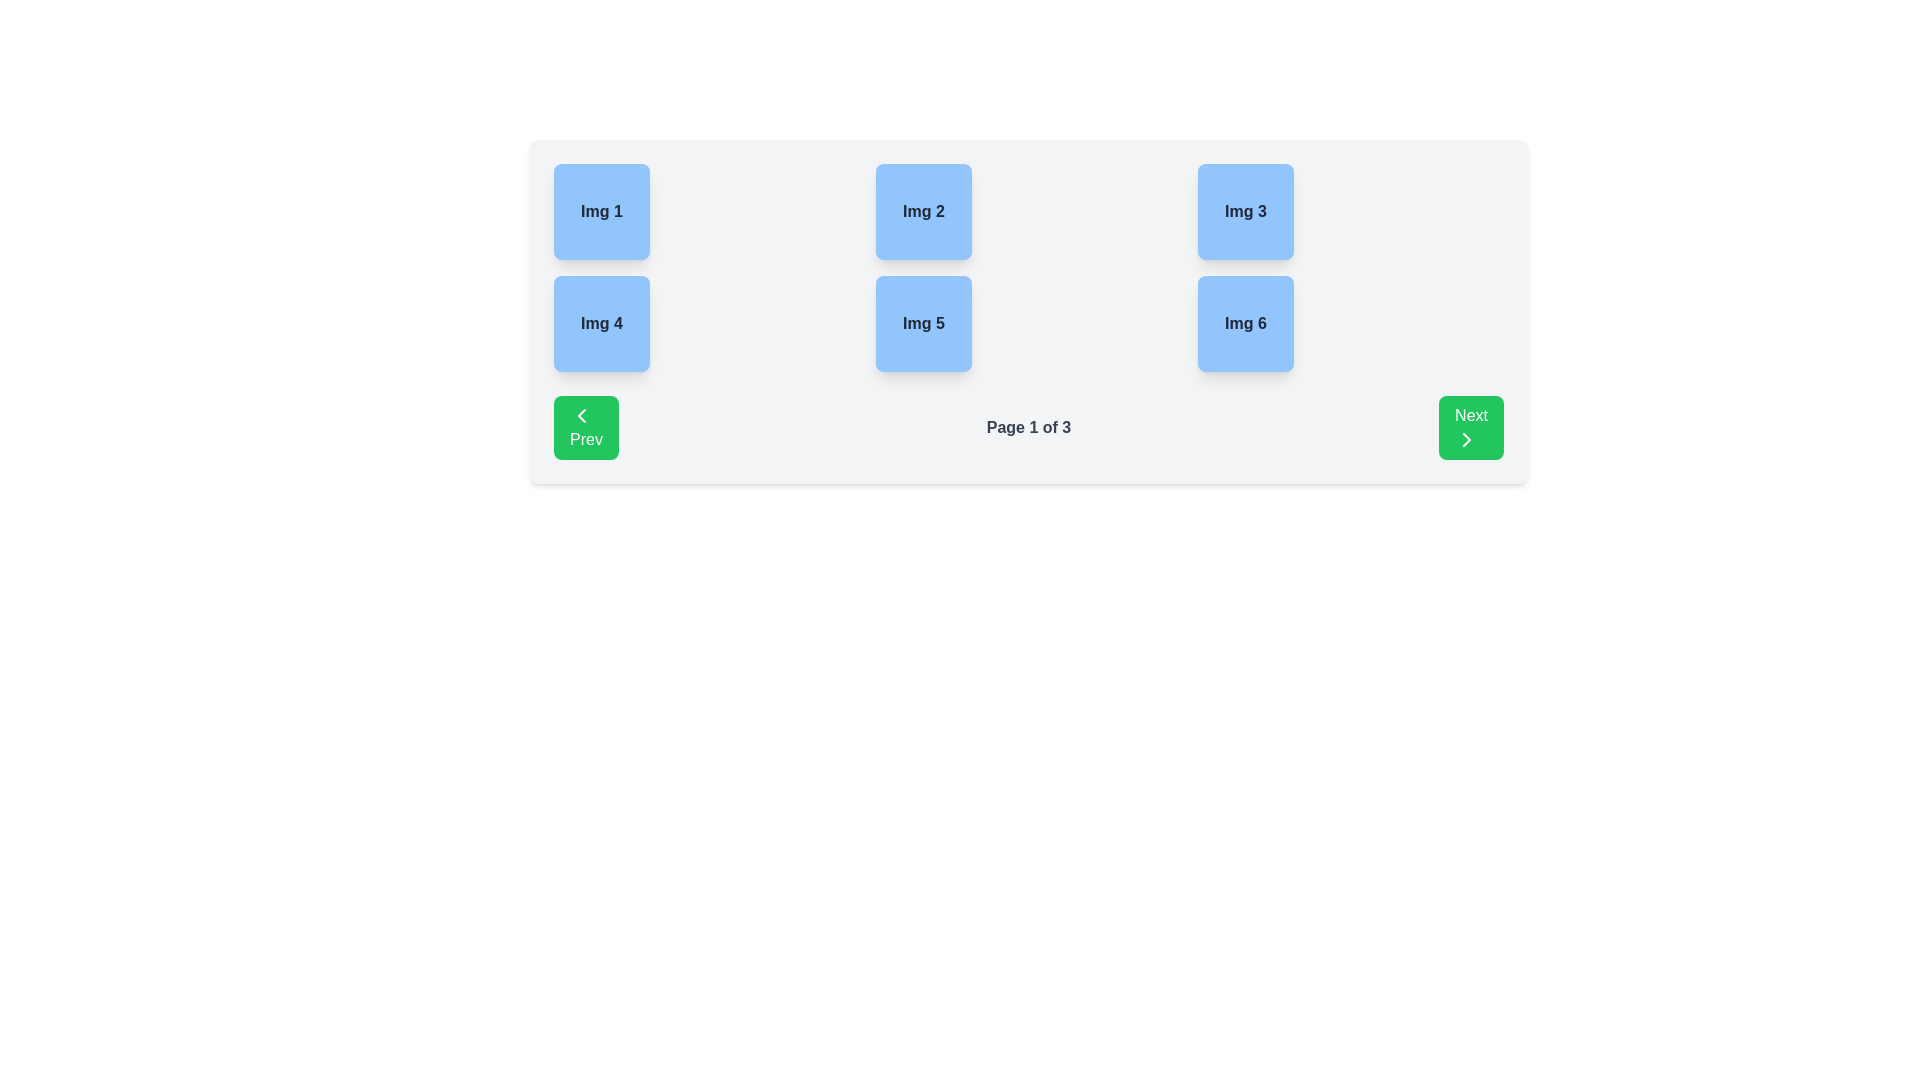 Image resolution: width=1920 pixels, height=1080 pixels. I want to click on the green 'Prev' button with rounded corners located to the left of the pagination controls for visual feedback, so click(585, 427).